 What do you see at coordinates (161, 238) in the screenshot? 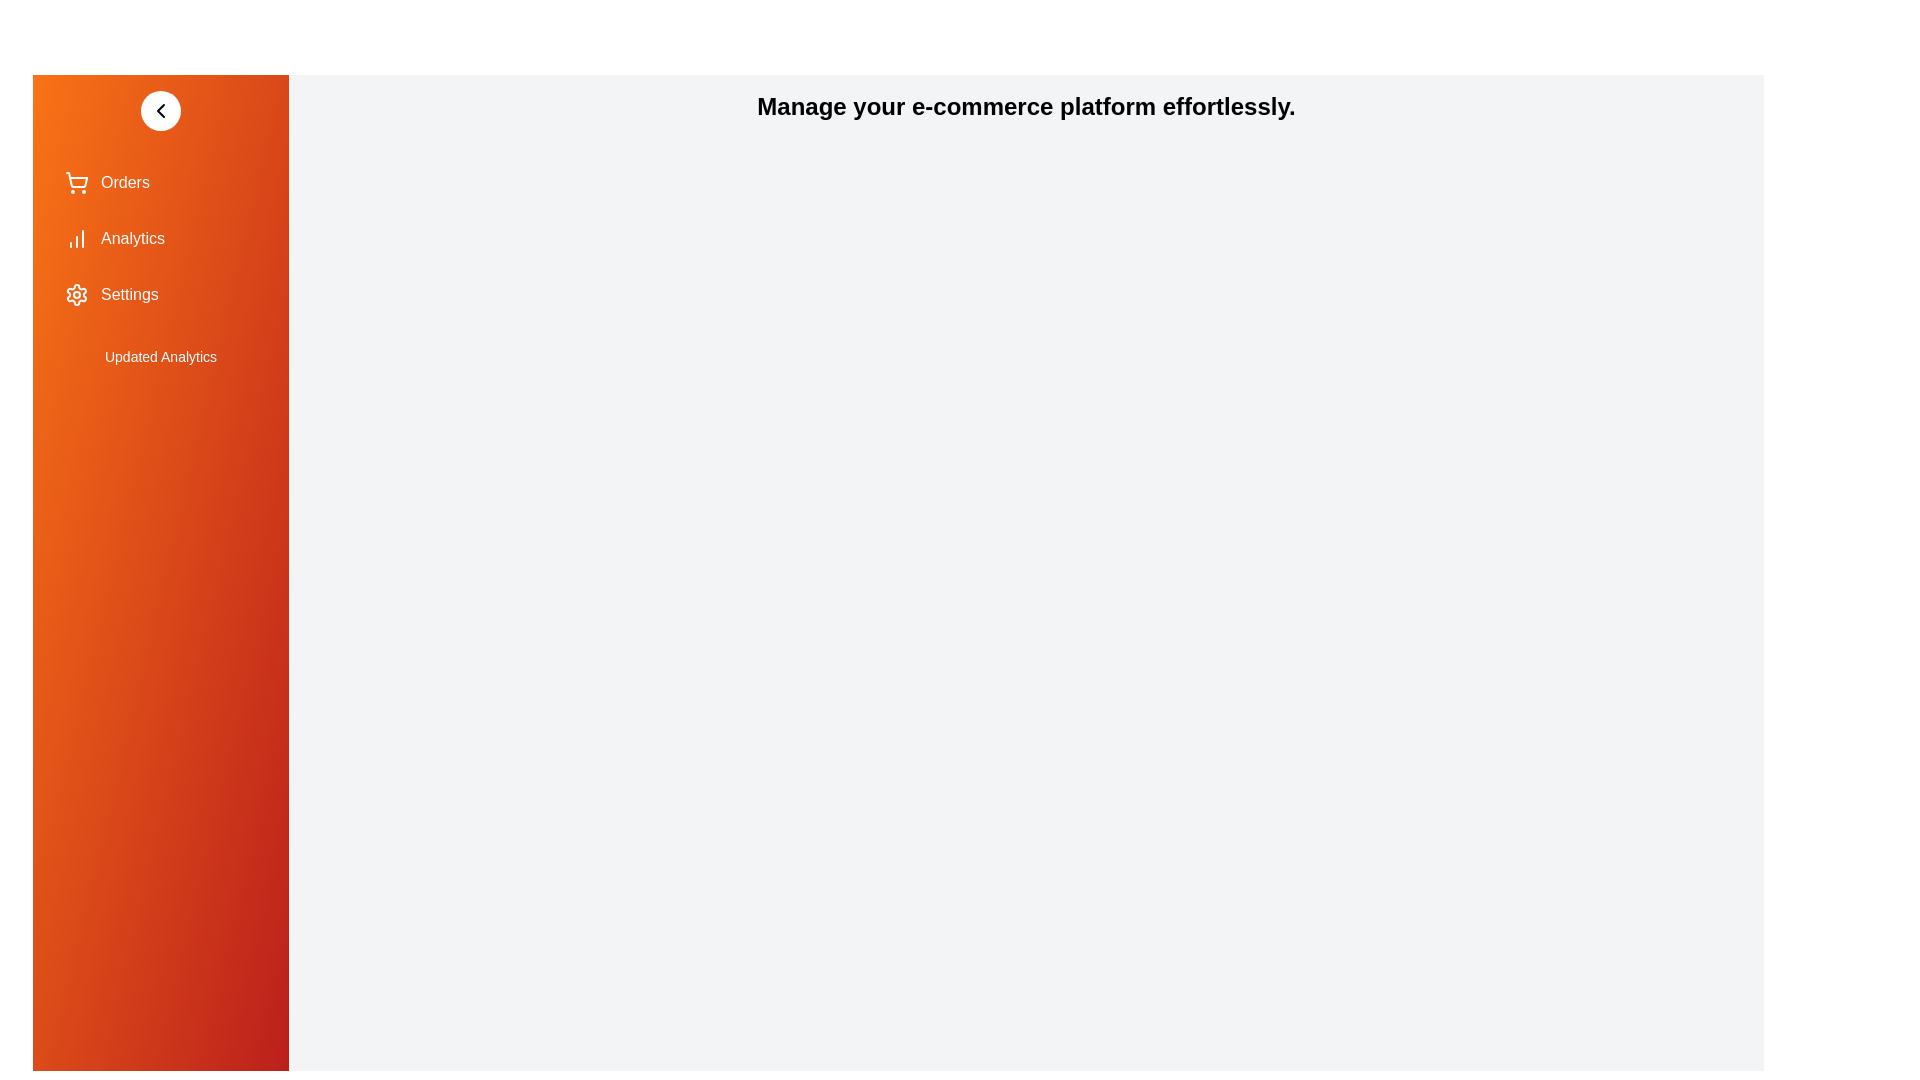
I see `the 'Analytics' menu item` at bounding box center [161, 238].